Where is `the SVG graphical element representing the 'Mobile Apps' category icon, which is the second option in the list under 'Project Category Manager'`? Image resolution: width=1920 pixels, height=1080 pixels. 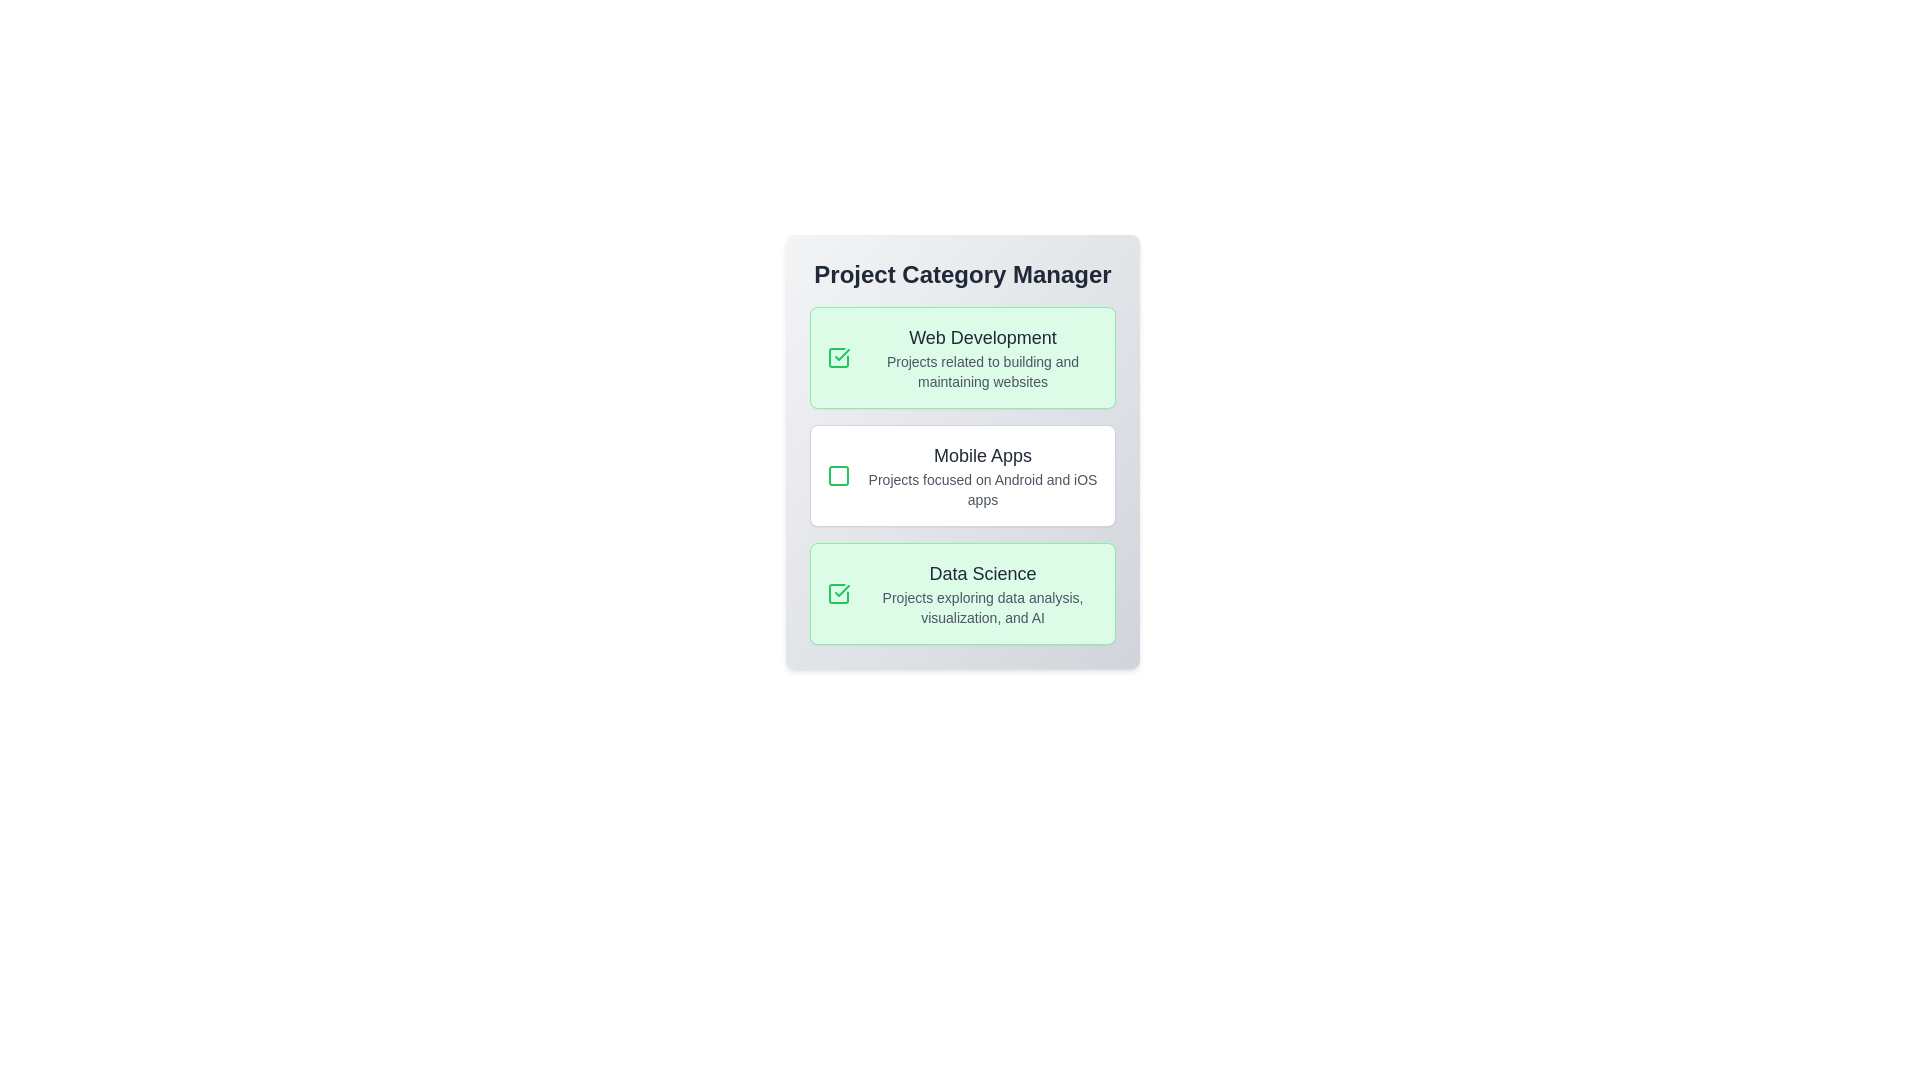
the SVG graphical element representing the 'Mobile Apps' category icon, which is the second option in the list under 'Project Category Manager' is located at coordinates (839, 475).